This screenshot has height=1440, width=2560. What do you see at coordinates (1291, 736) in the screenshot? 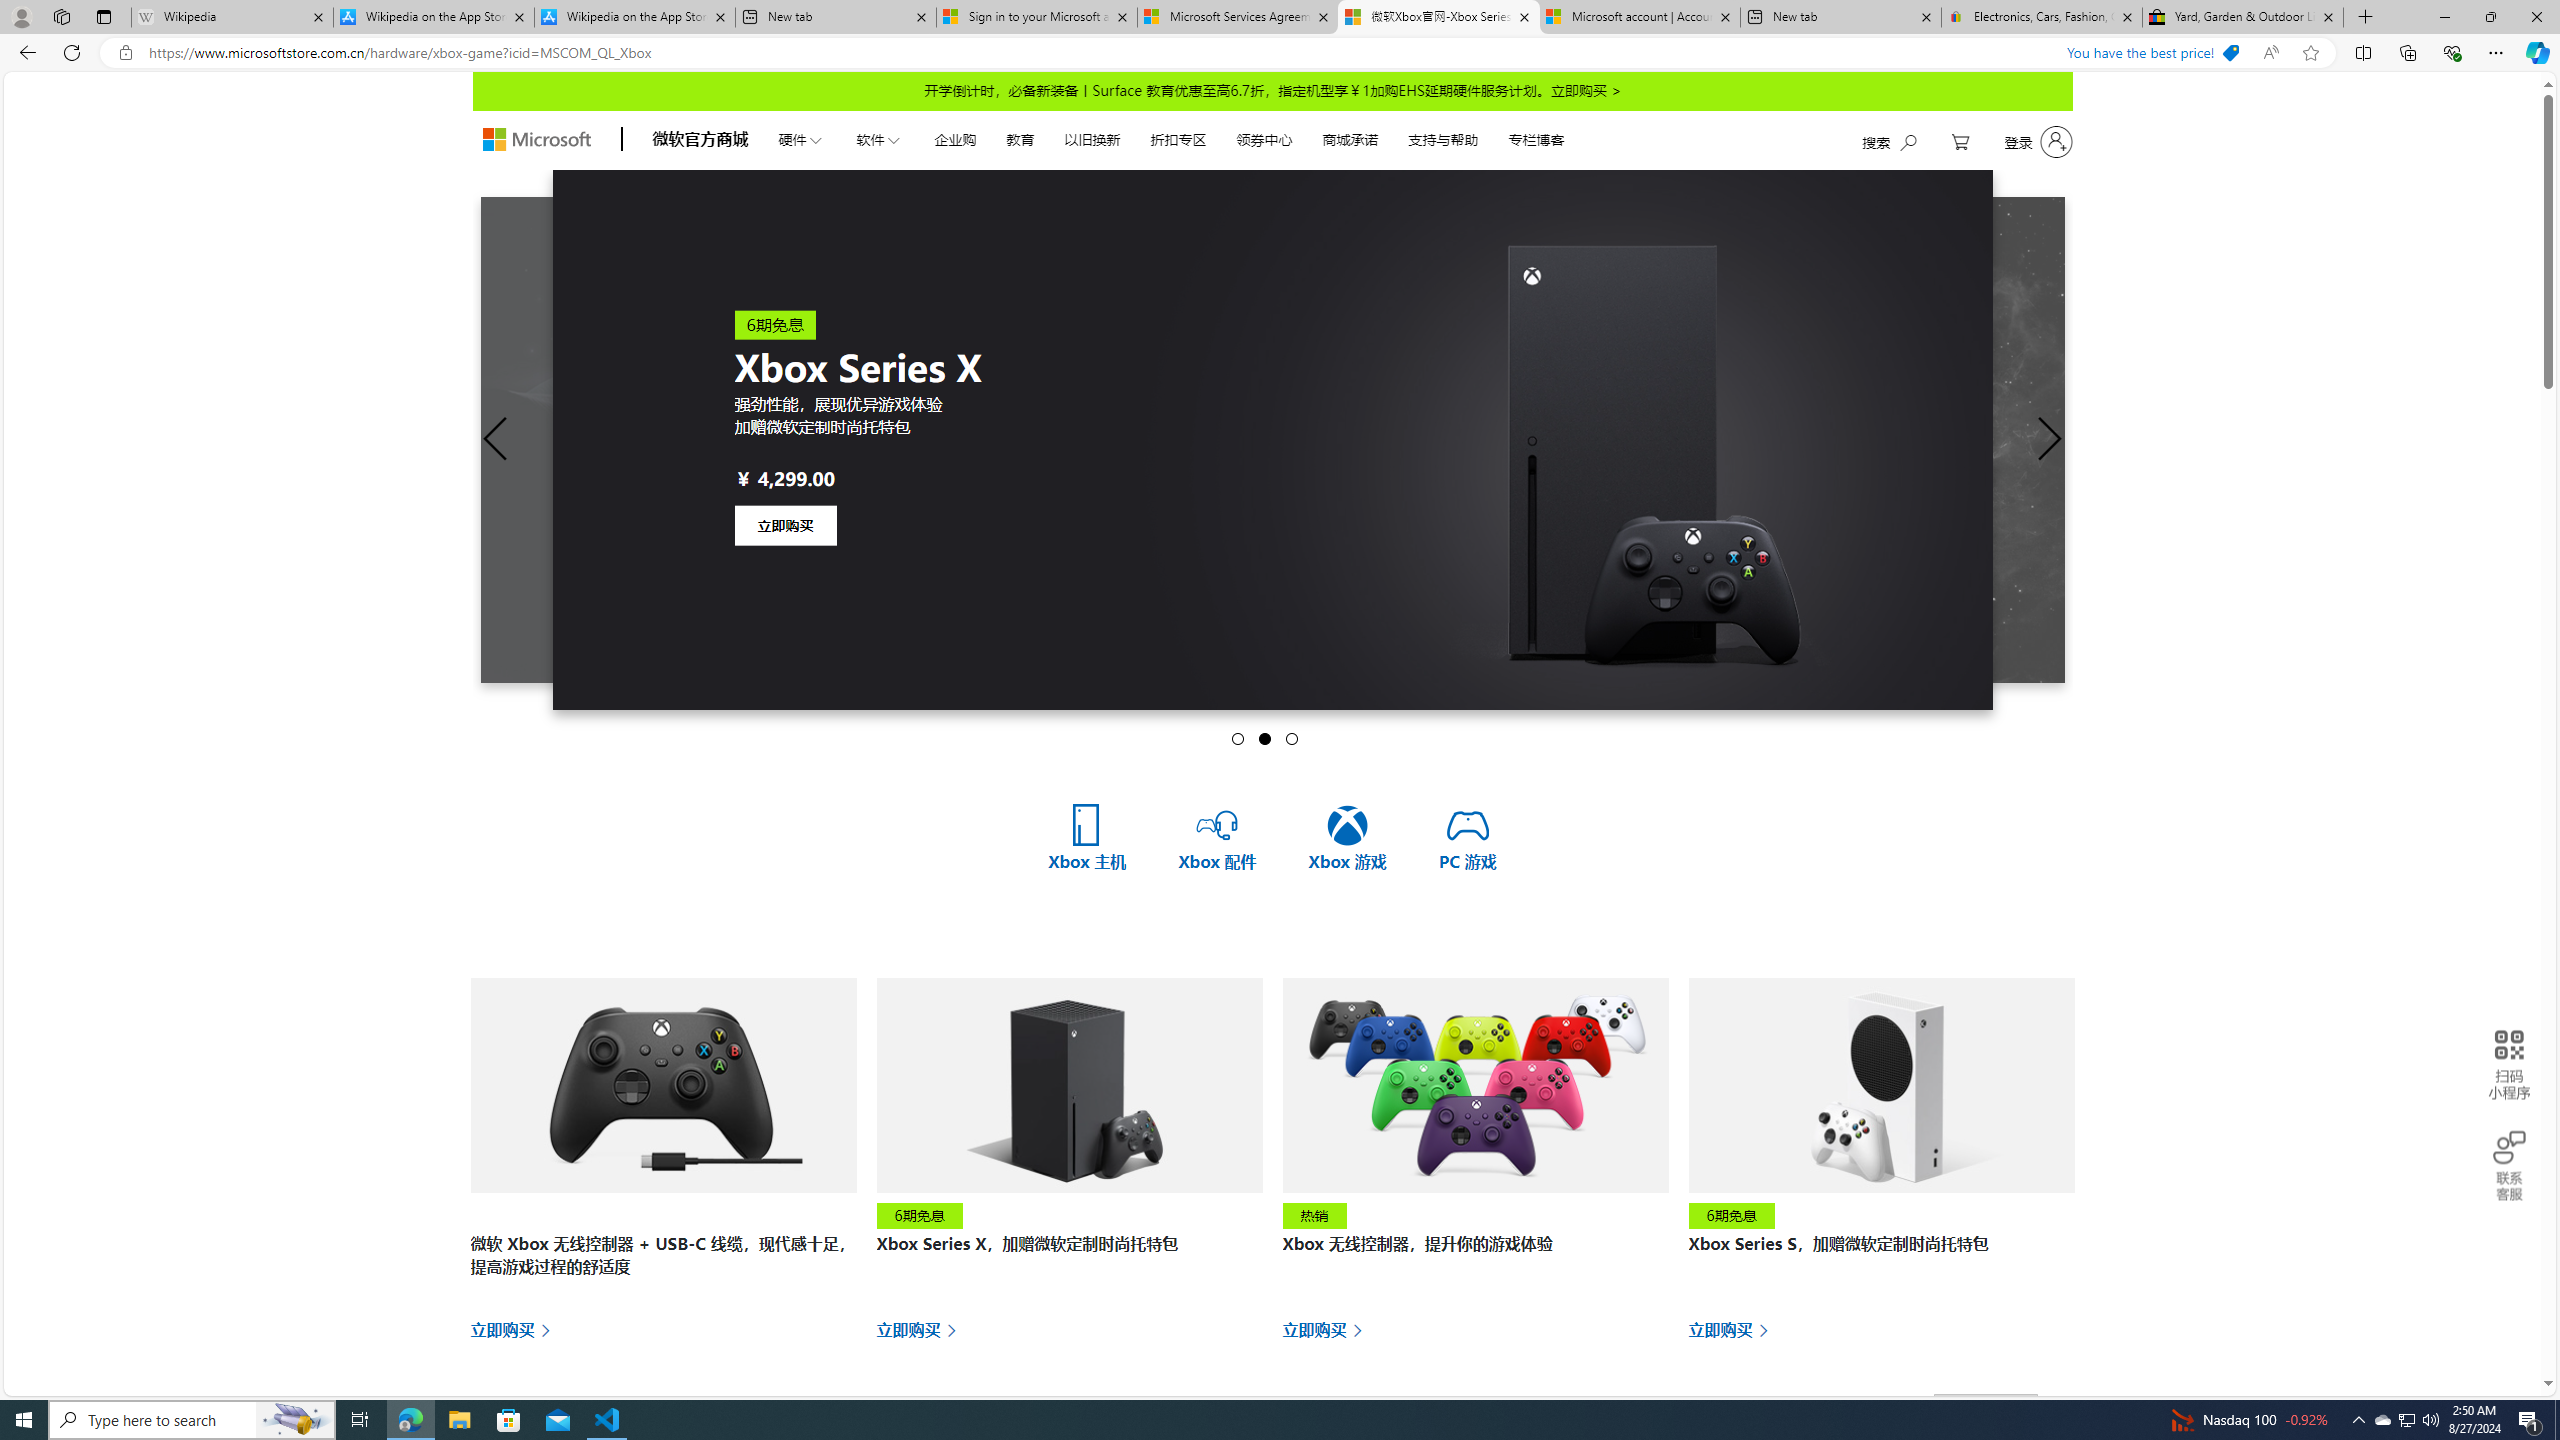
I see `'Go to slide 3'` at bounding box center [1291, 736].